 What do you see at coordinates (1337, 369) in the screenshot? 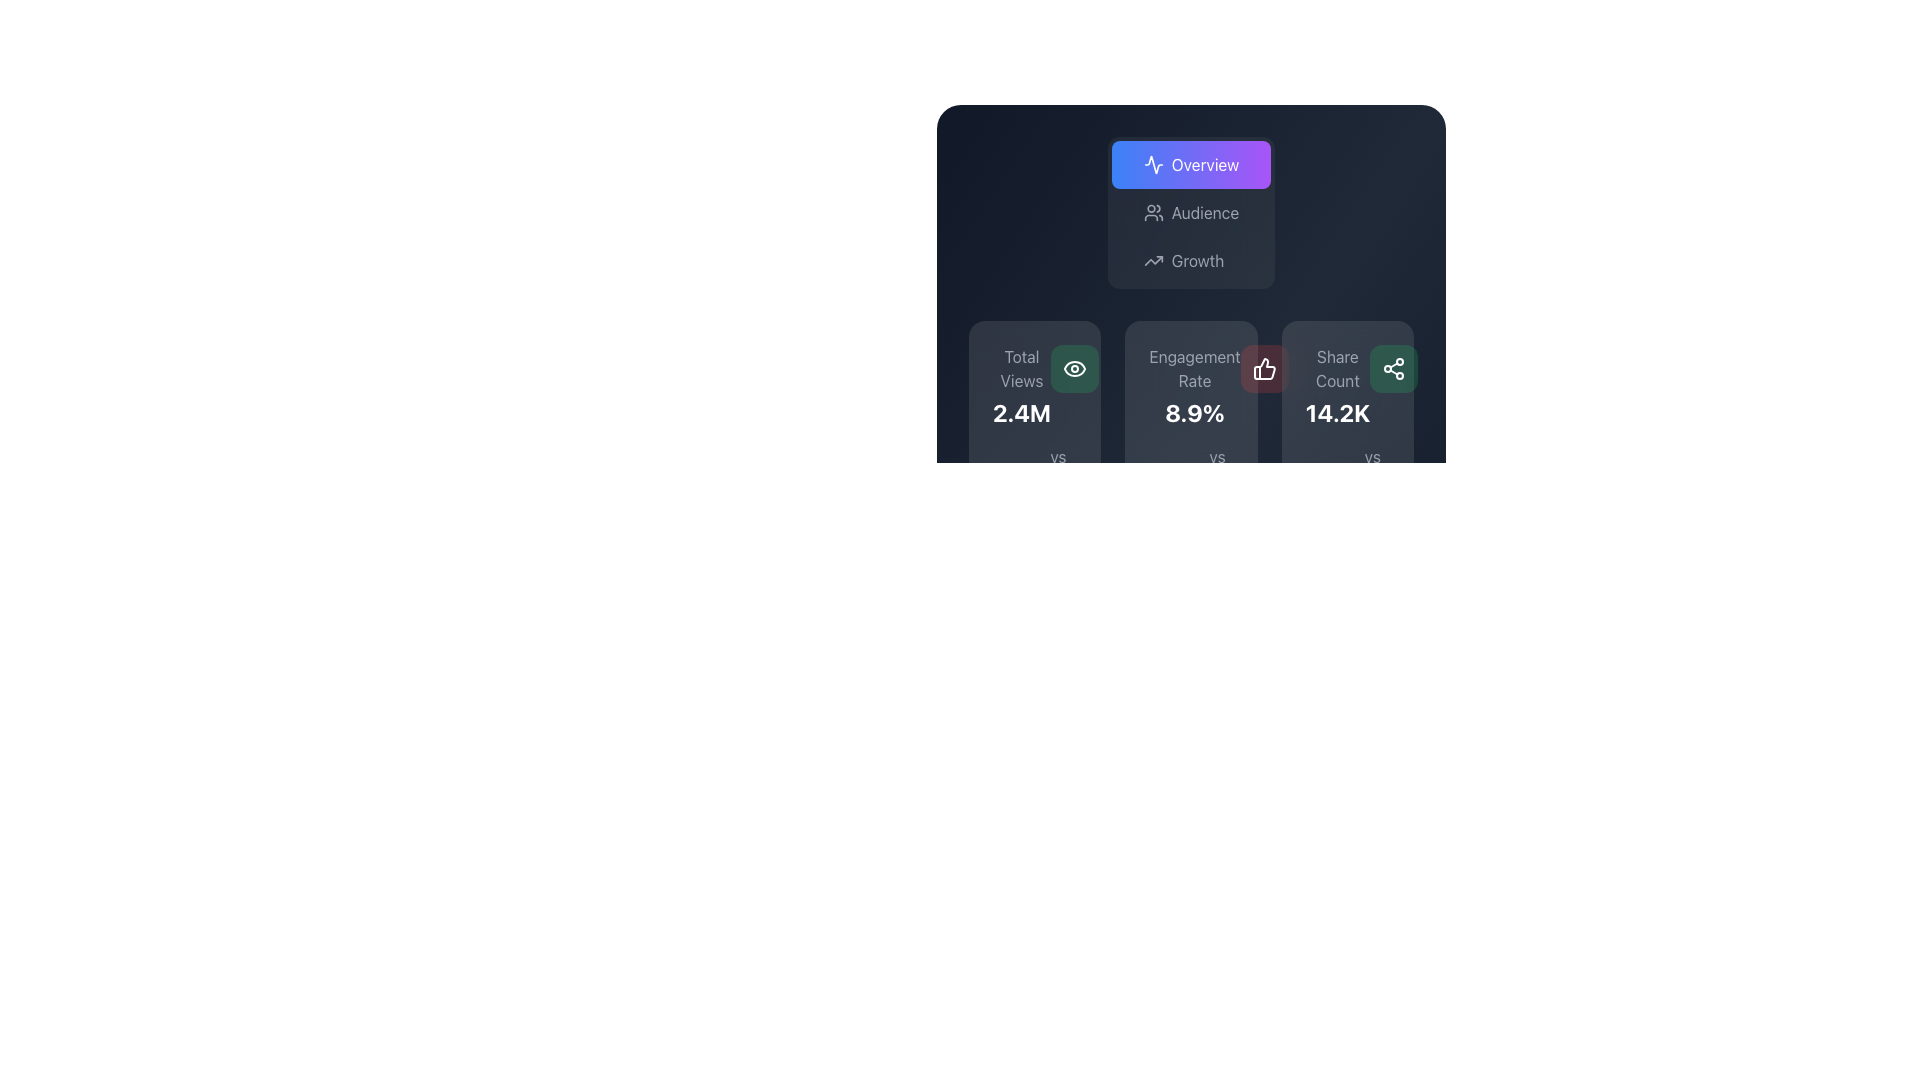
I see `the Text Display element that provides a label for the total share count, located above the numerical value '14.2K' in the right section of the statistics area` at bounding box center [1337, 369].